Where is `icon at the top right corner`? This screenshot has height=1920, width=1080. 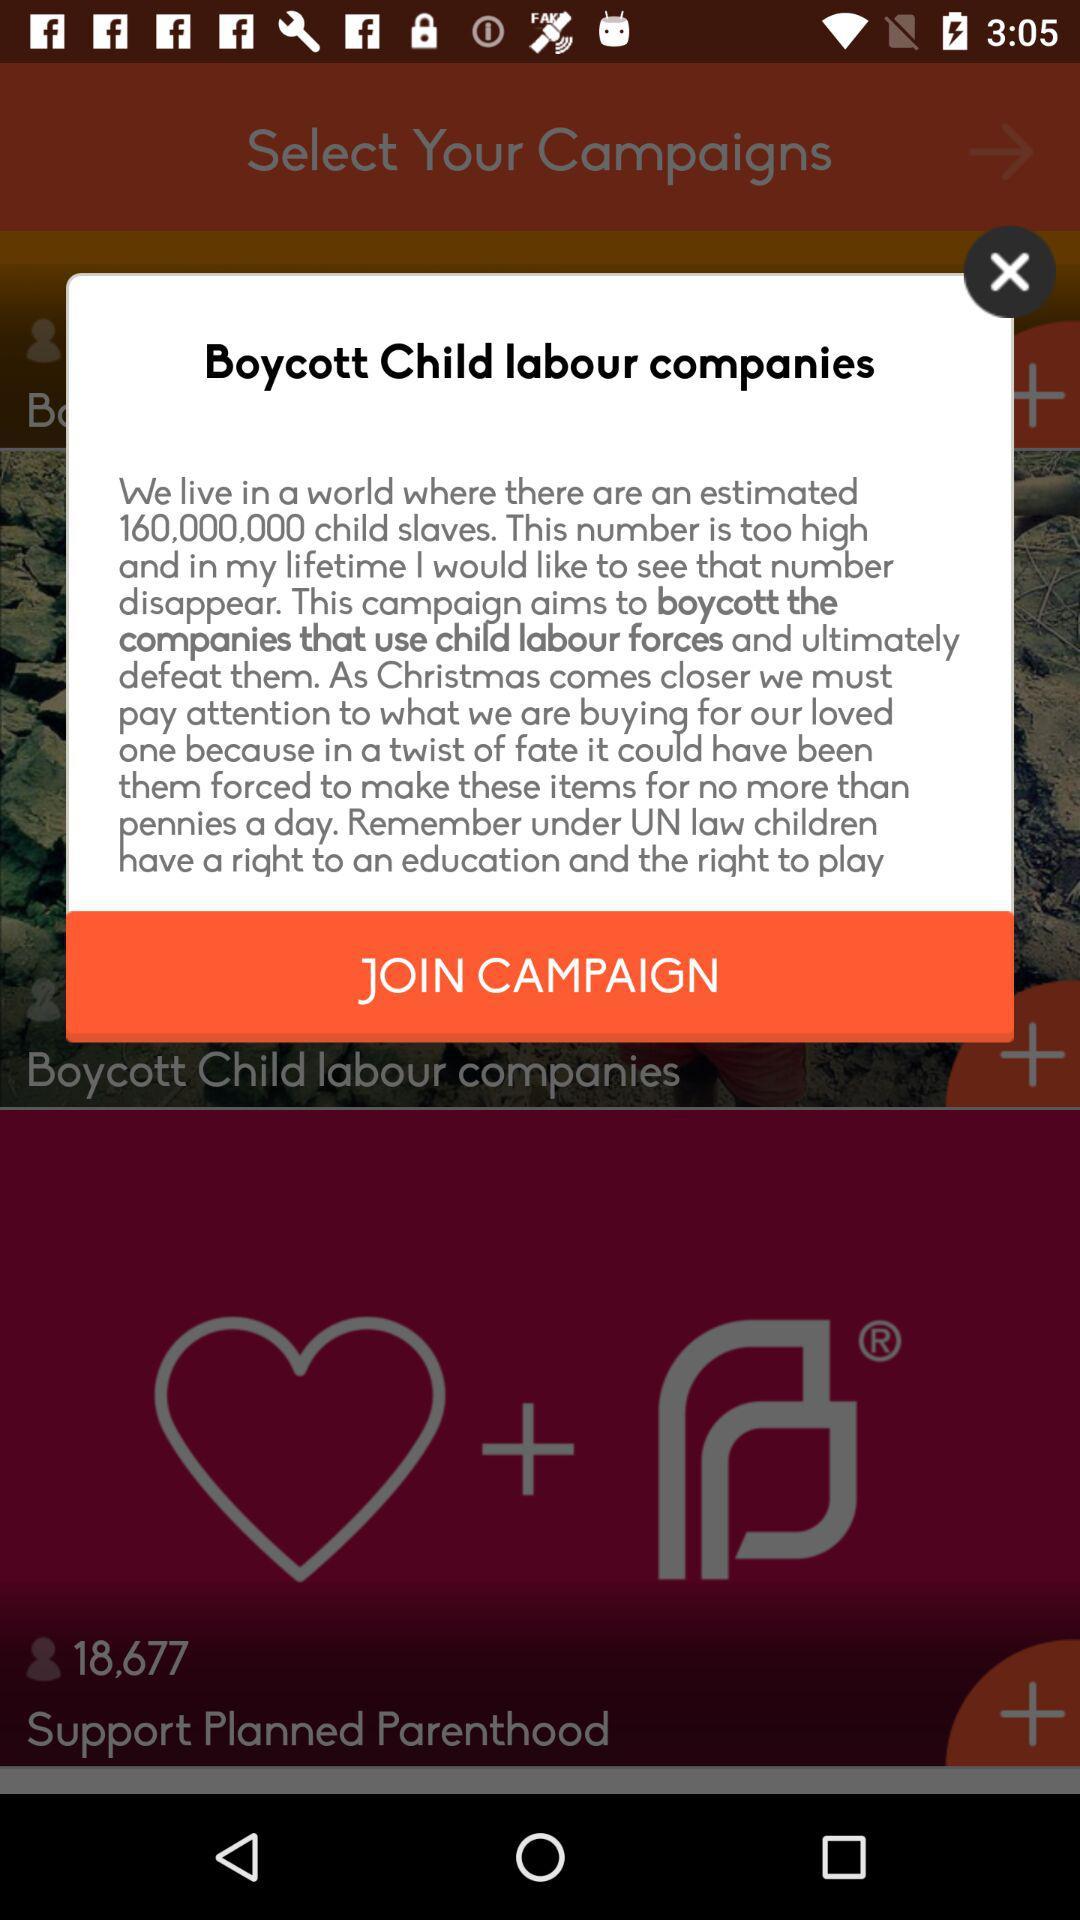 icon at the top right corner is located at coordinates (1009, 270).